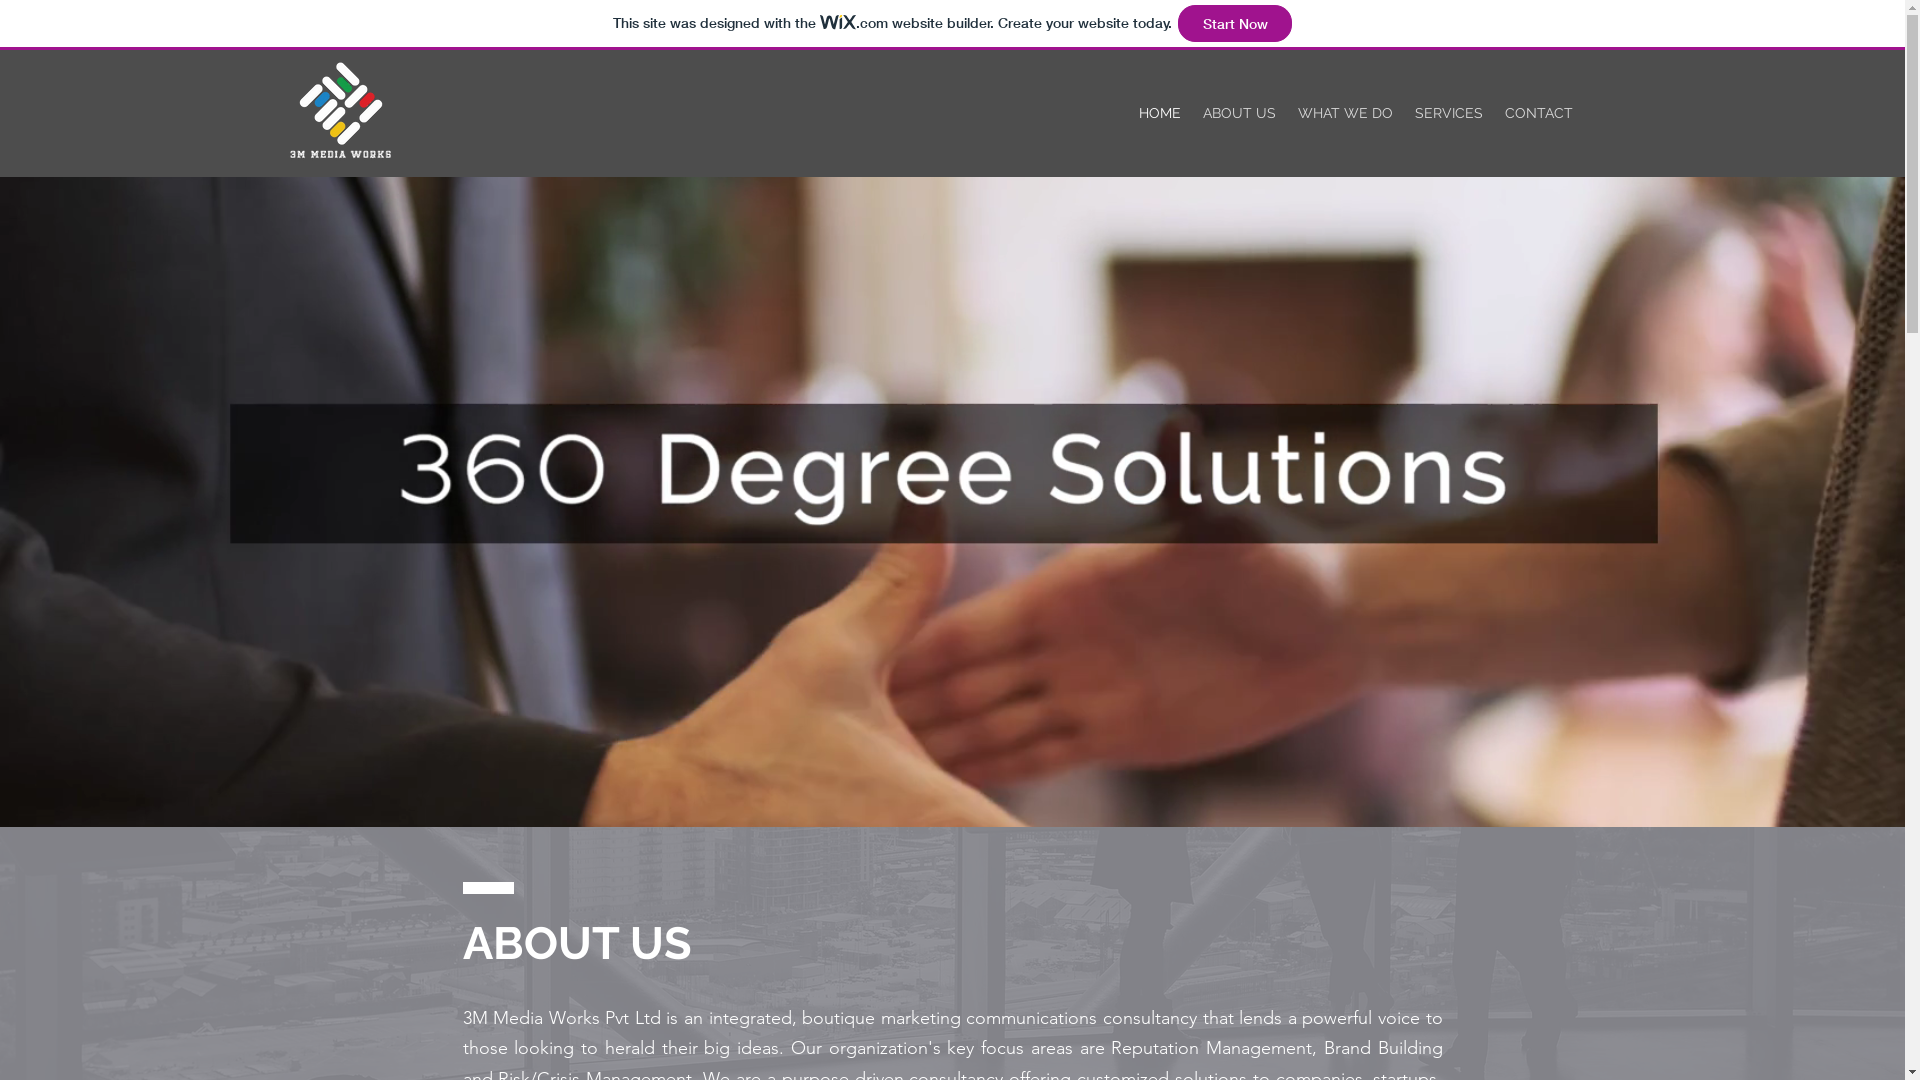  Describe the element at coordinates (1449, 112) in the screenshot. I see `'SERVICES'` at that location.